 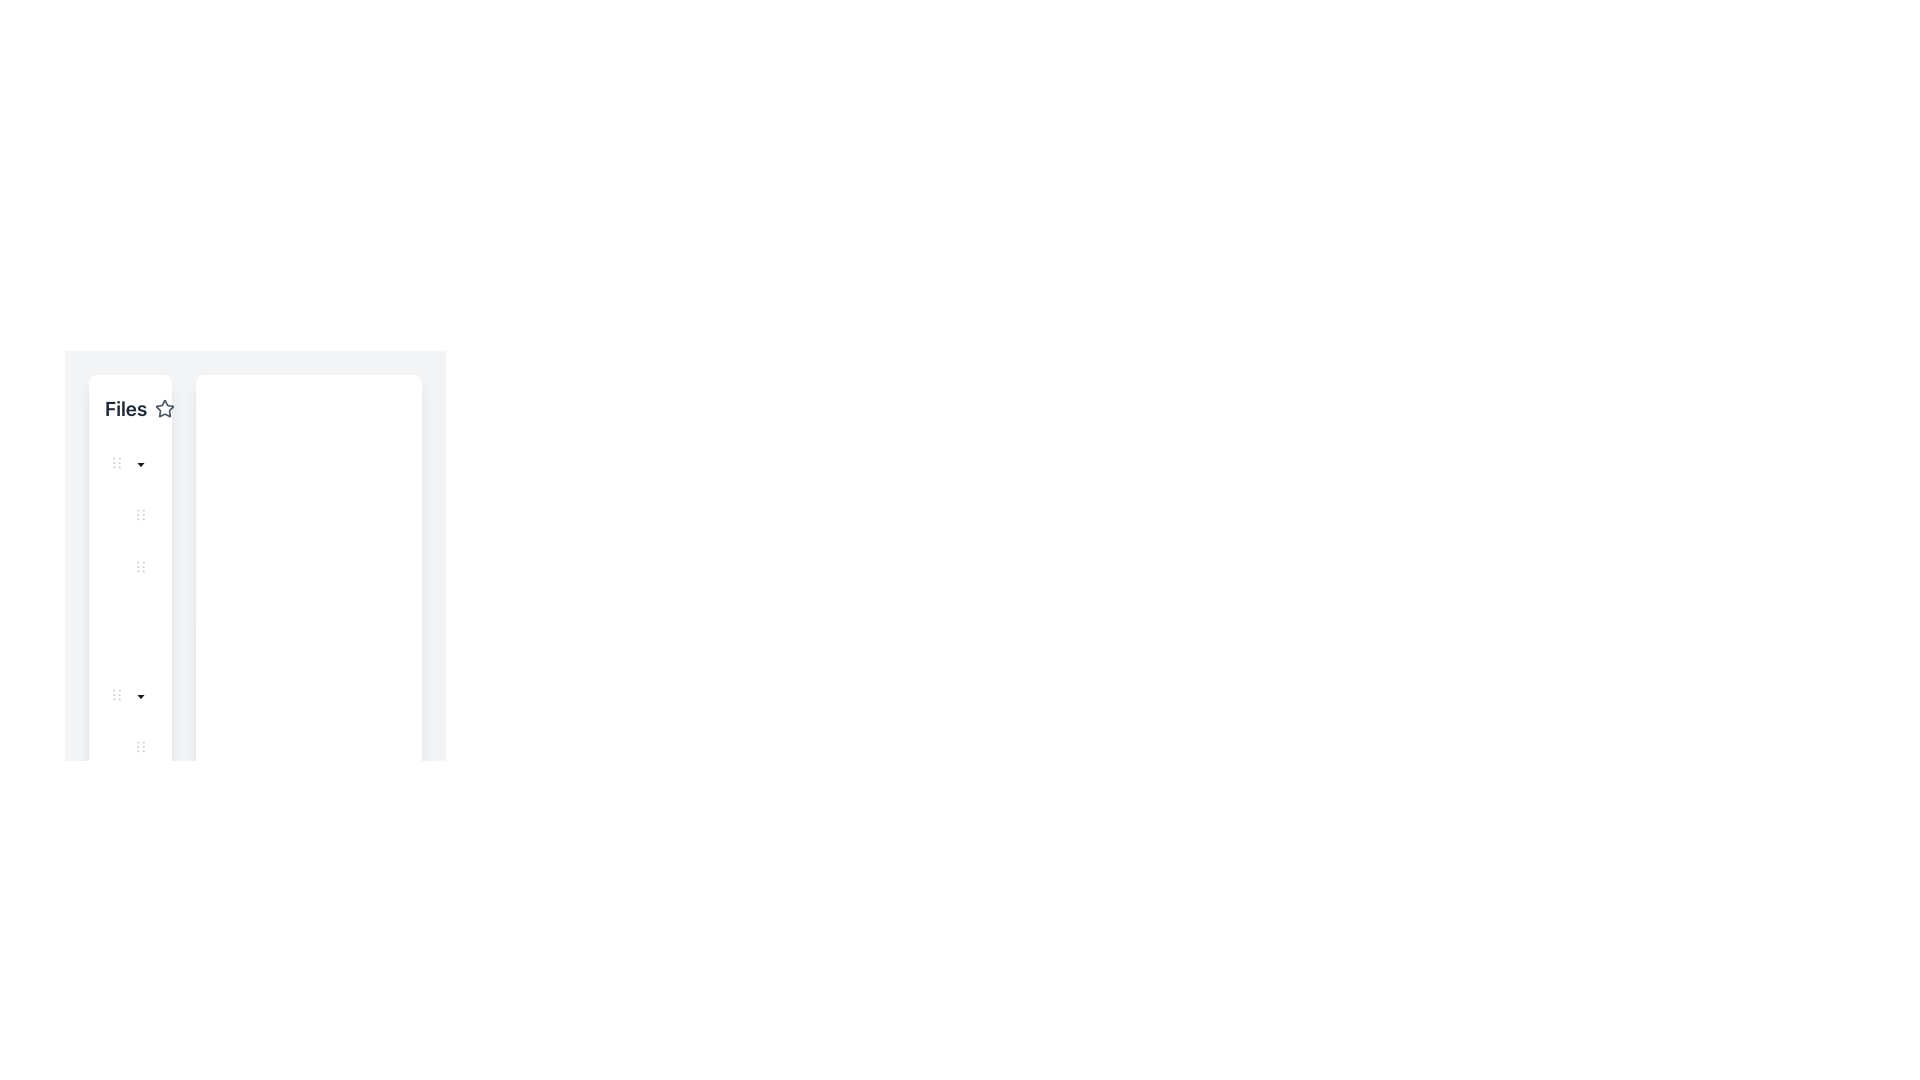 What do you see at coordinates (129, 705) in the screenshot?
I see `the 'Images' tree node label, which has a downward-pointing triangular caret indicating expanded content, to select it` at bounding box center [129, 705].